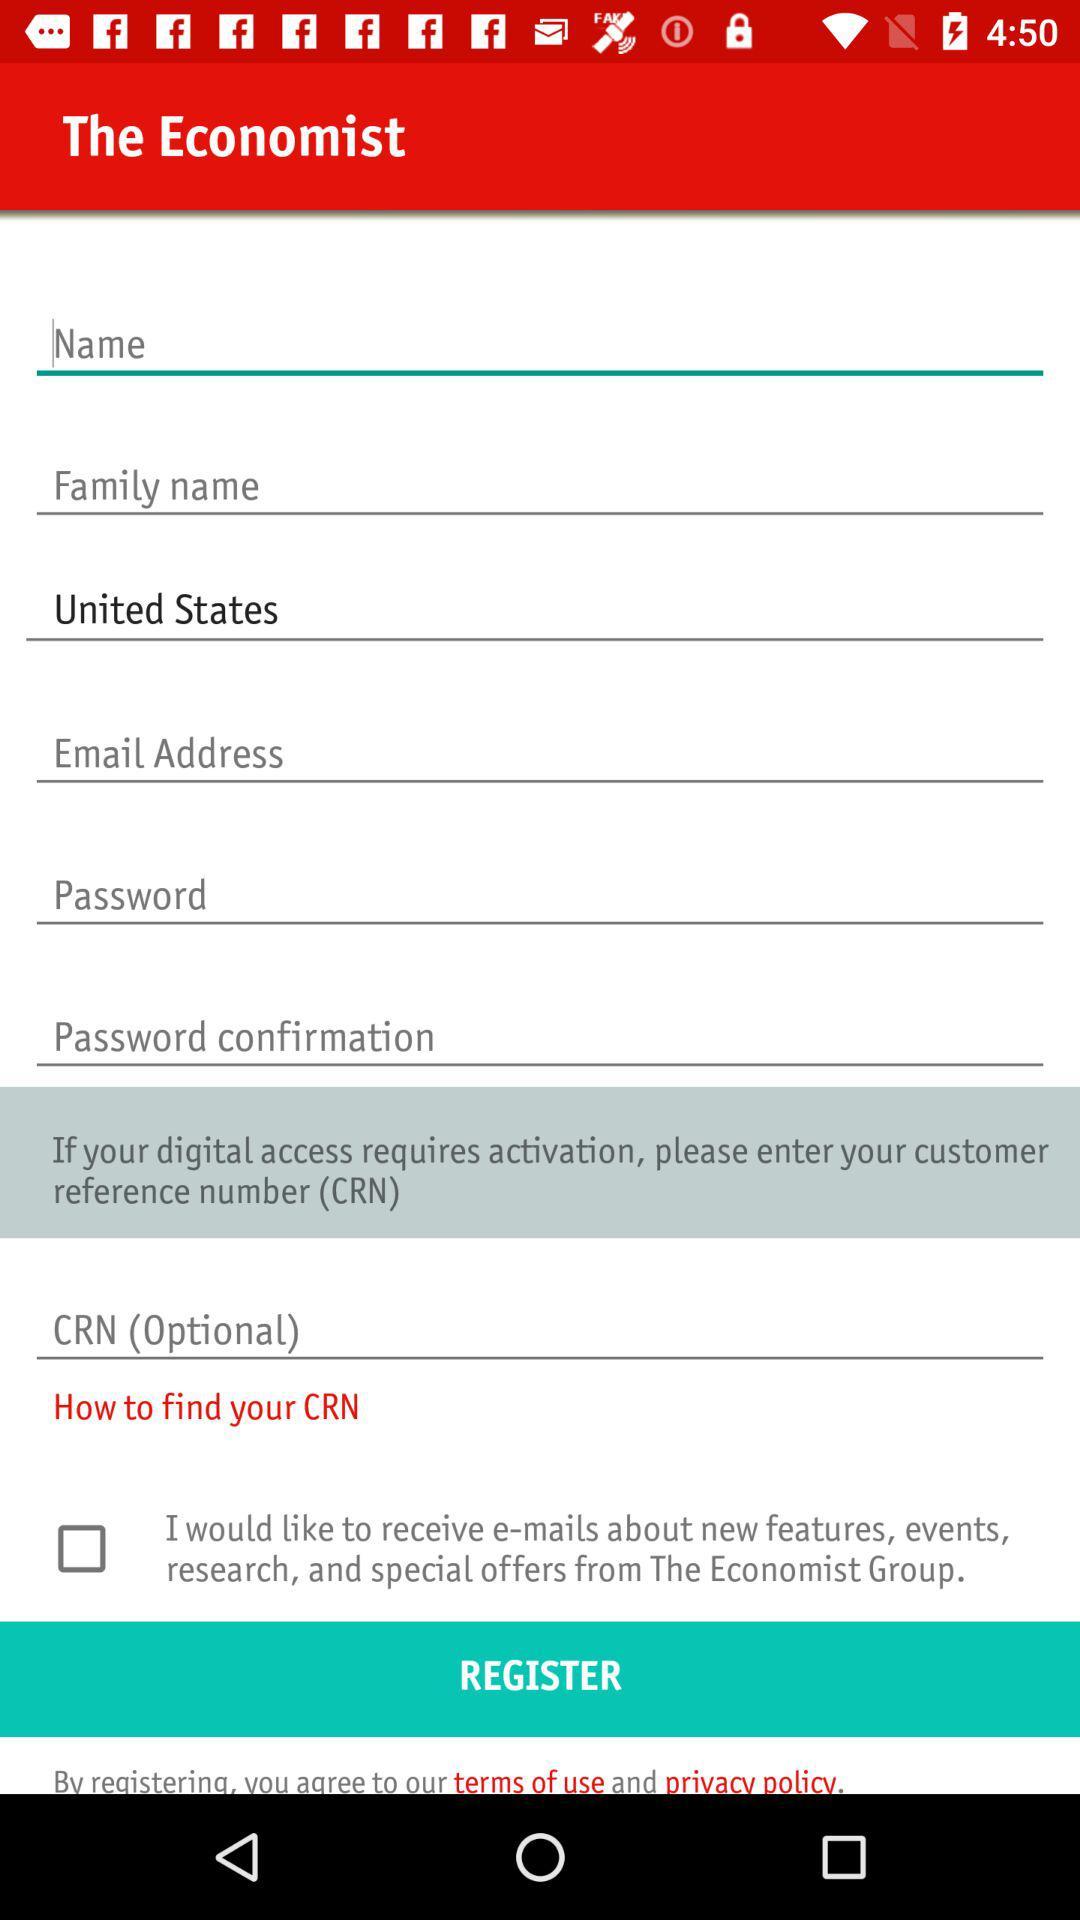 The image size is (1080, 1920). What do you see at coordinates (434, 1778) in the screenshot?
I see `the by registering you item` at bounding box center [434, 1778].